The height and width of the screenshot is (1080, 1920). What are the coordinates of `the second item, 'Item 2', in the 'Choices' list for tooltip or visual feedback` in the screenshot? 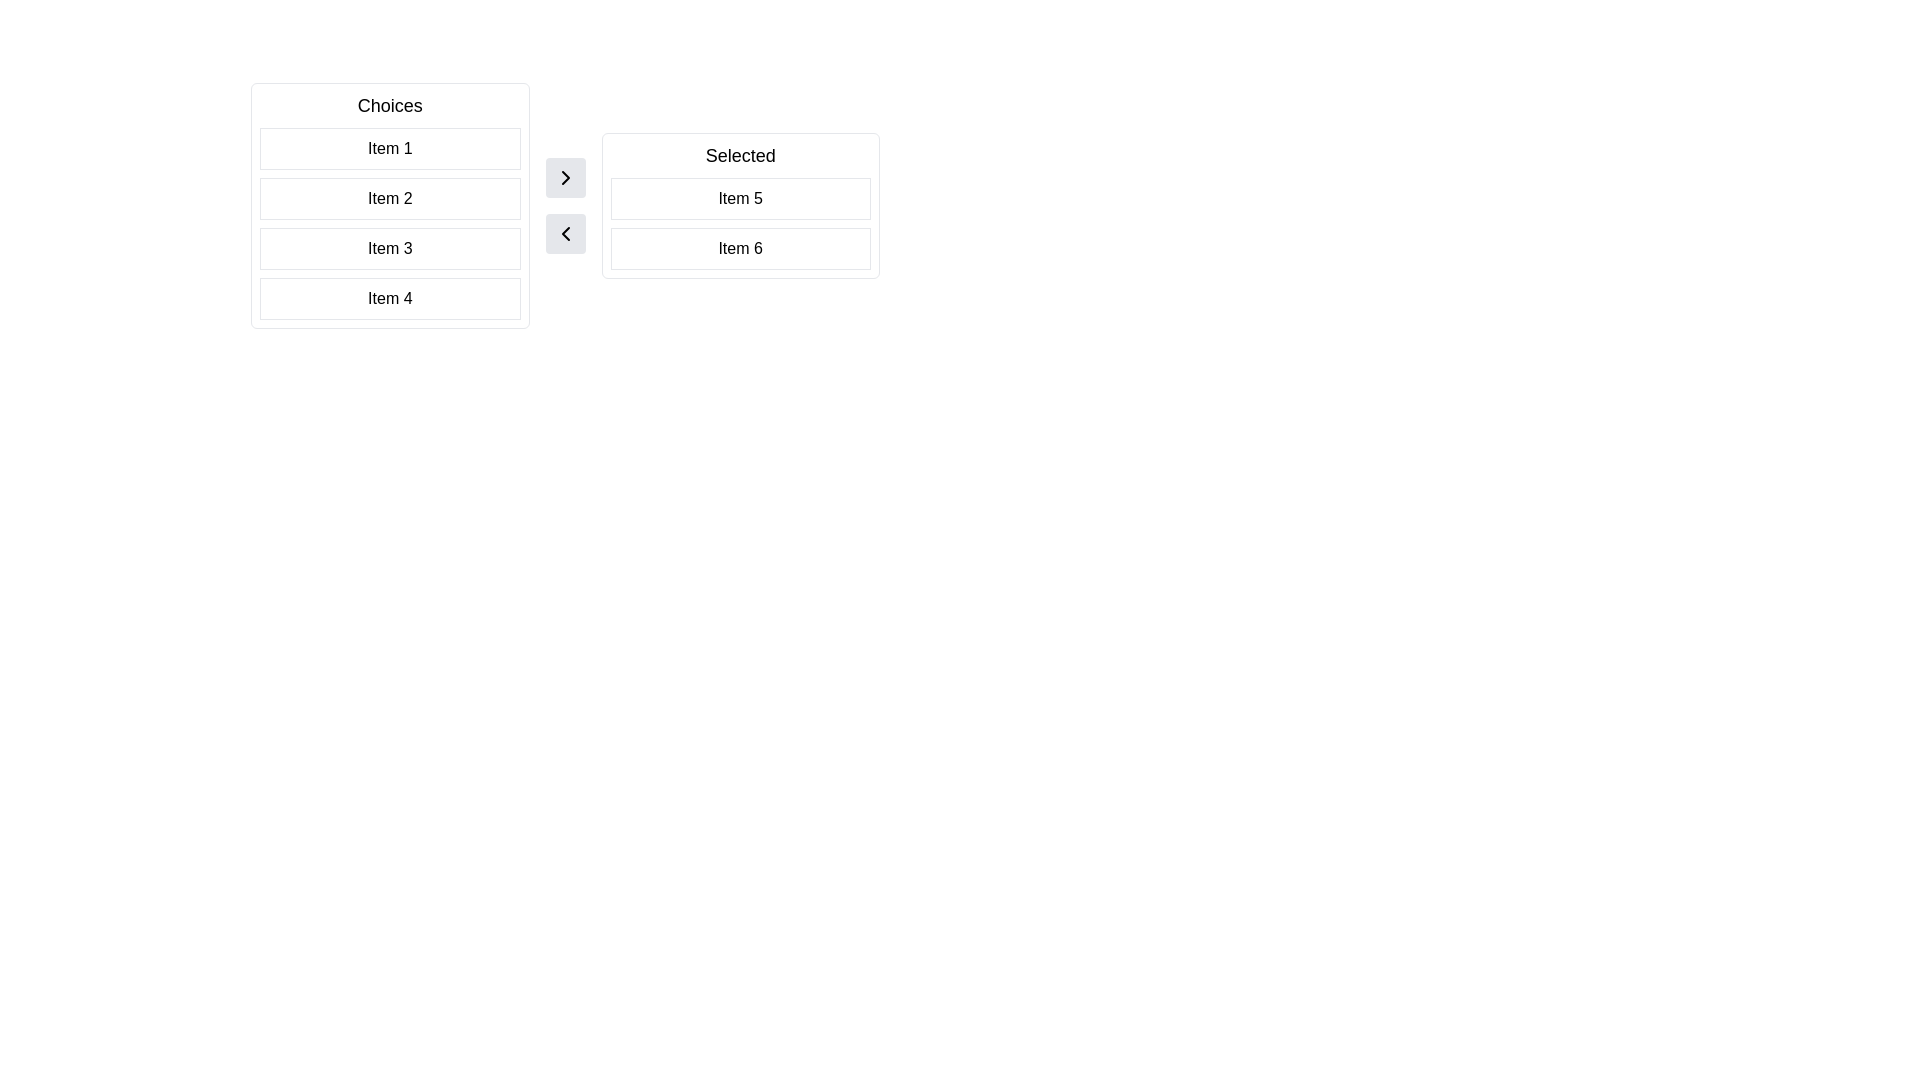 It's located at (390, 205).